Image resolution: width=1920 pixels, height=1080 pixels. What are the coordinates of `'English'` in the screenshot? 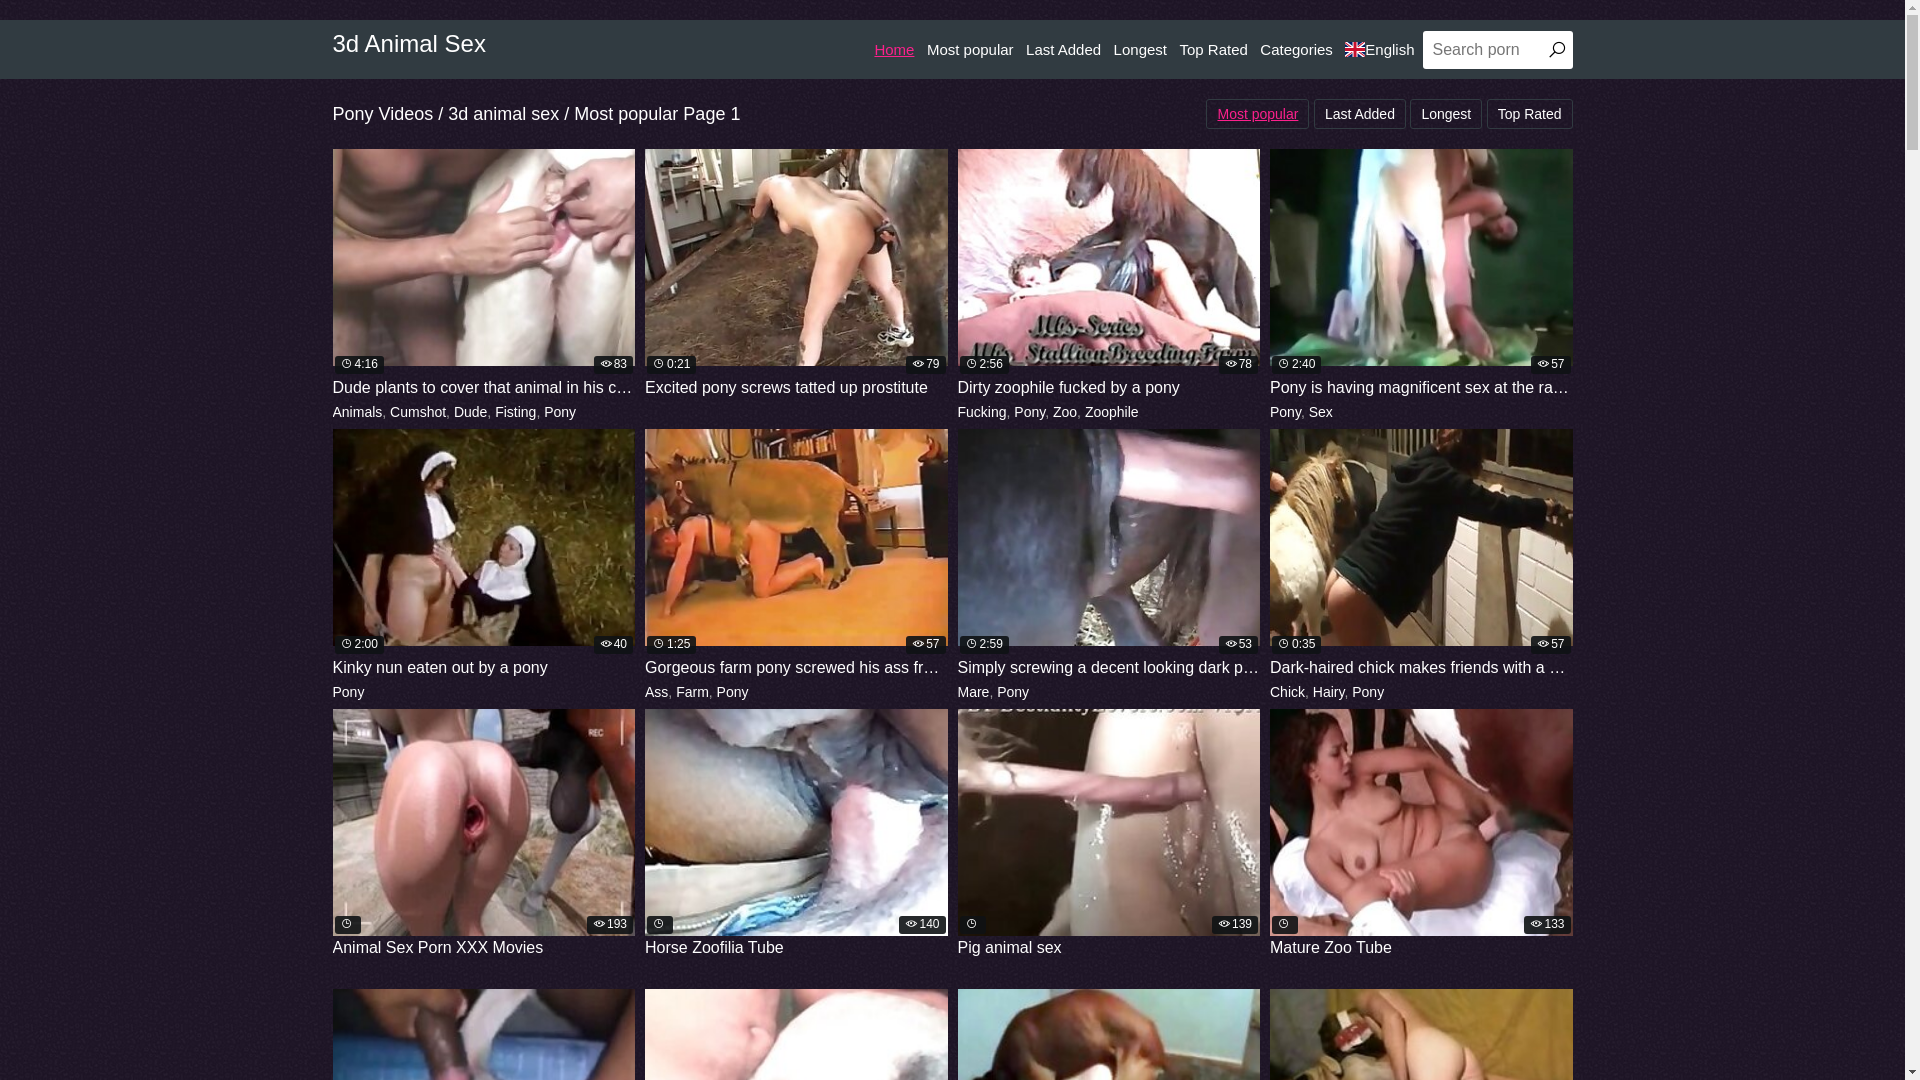 It's located at (1344, 49).